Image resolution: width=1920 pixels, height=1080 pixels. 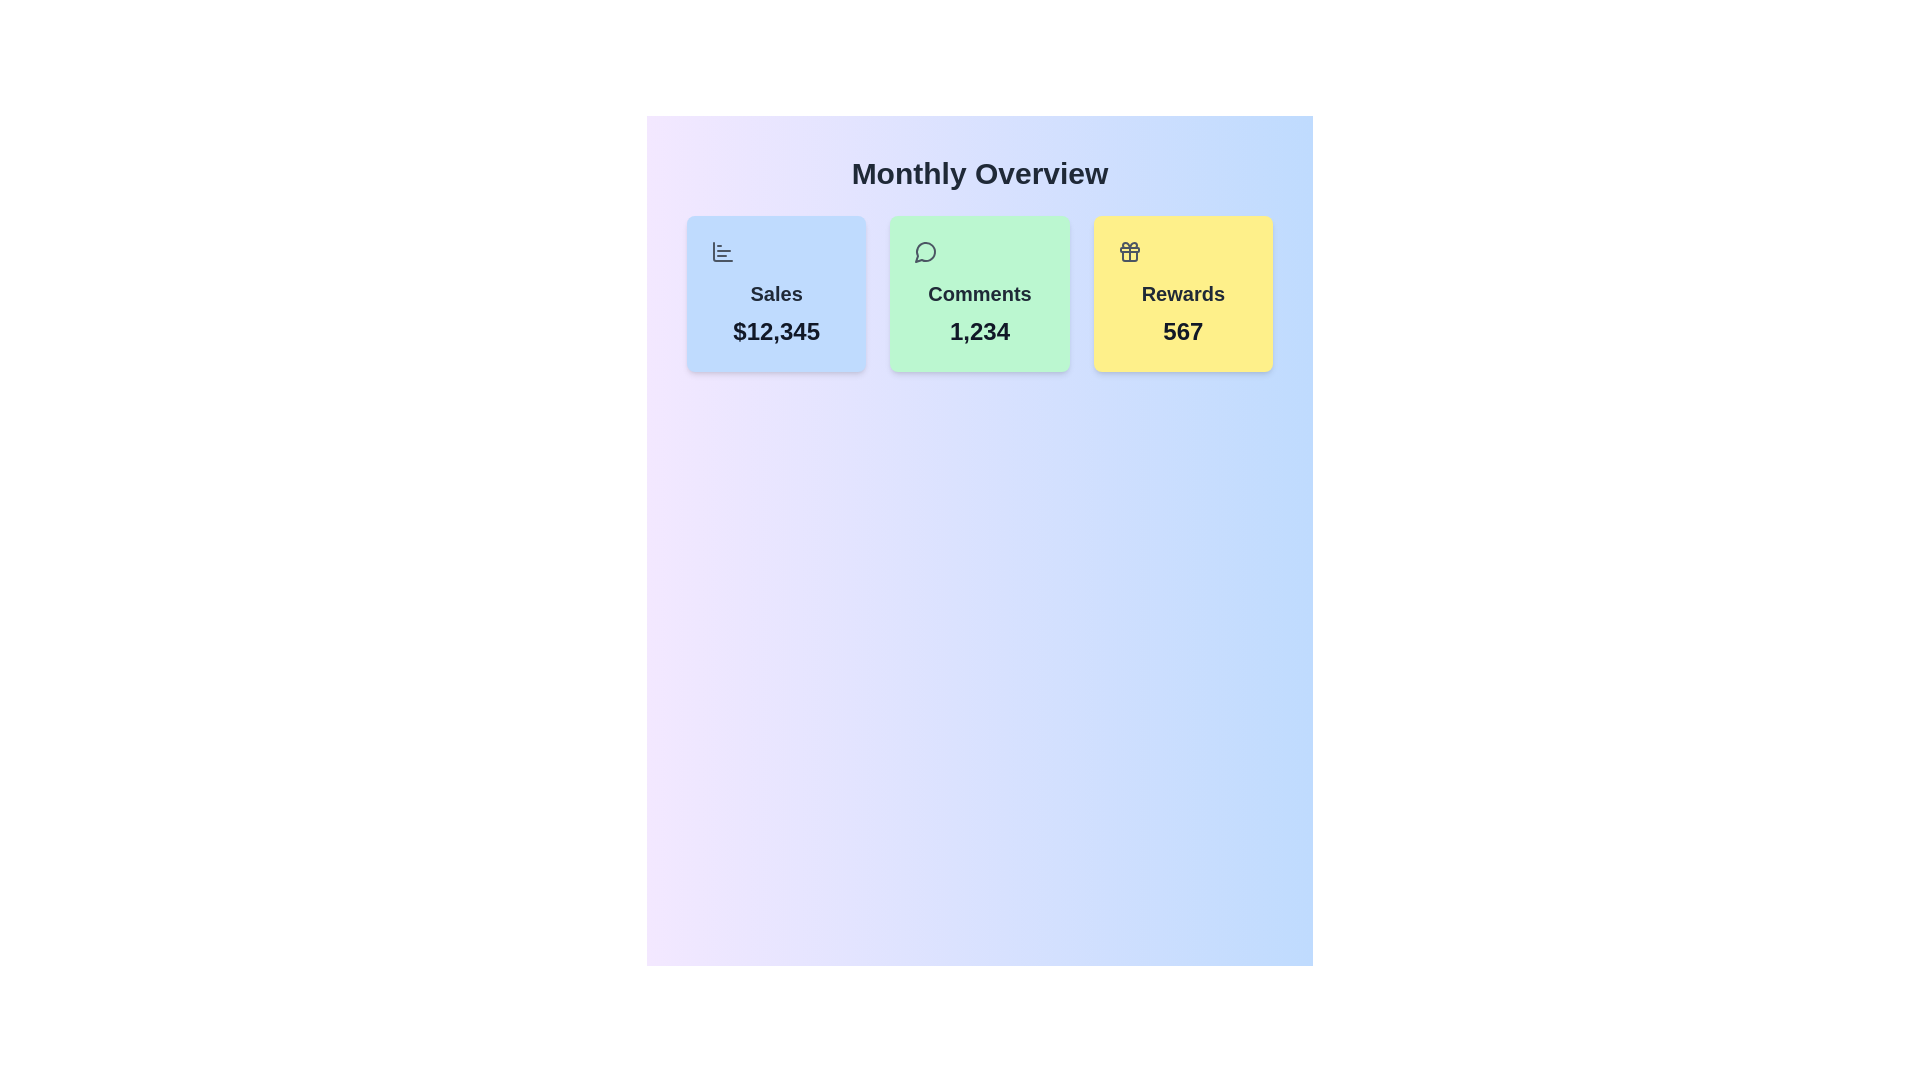 I want to click on the monetary value text label displaying '$12,345' under the 'Sales' category, so click(x=775, y=330).